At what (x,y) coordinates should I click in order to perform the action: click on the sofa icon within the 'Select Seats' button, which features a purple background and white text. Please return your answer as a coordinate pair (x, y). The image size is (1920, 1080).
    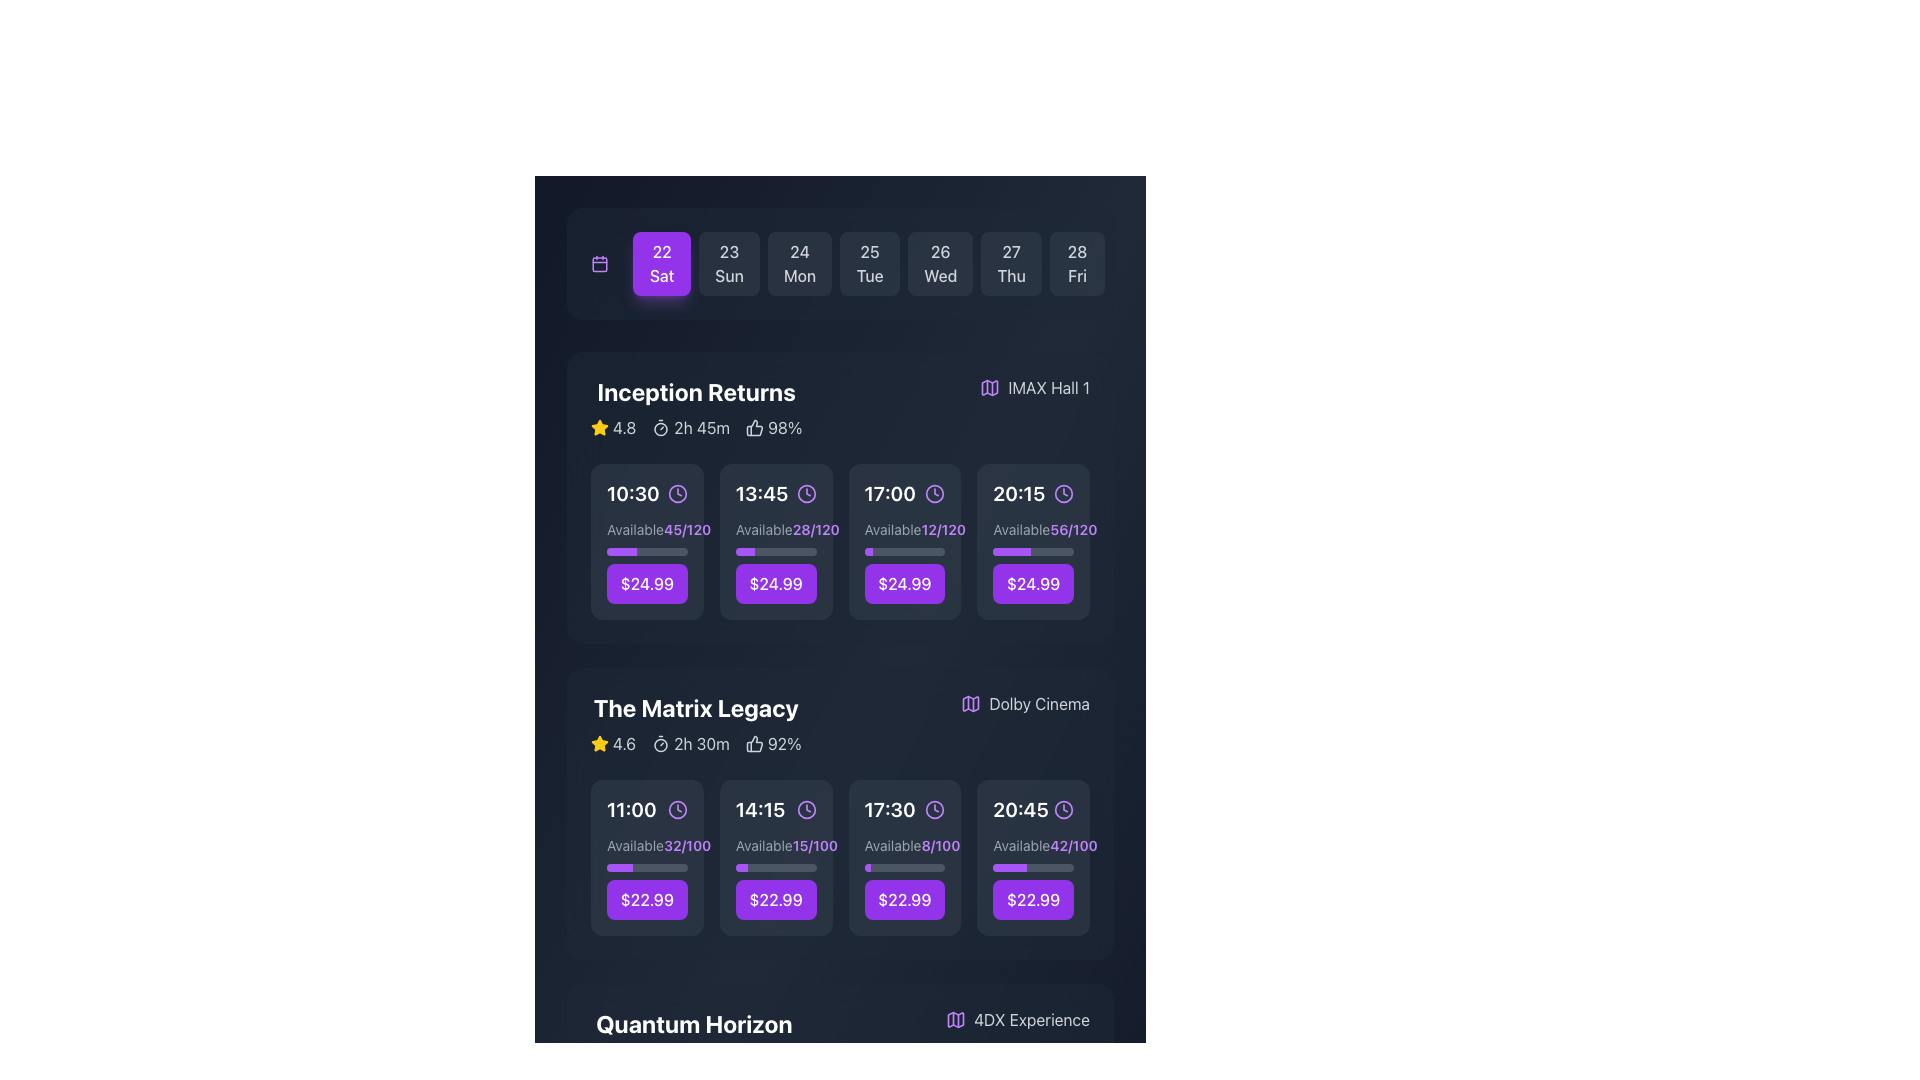
    Looking at the image, I should click on (744, 542).